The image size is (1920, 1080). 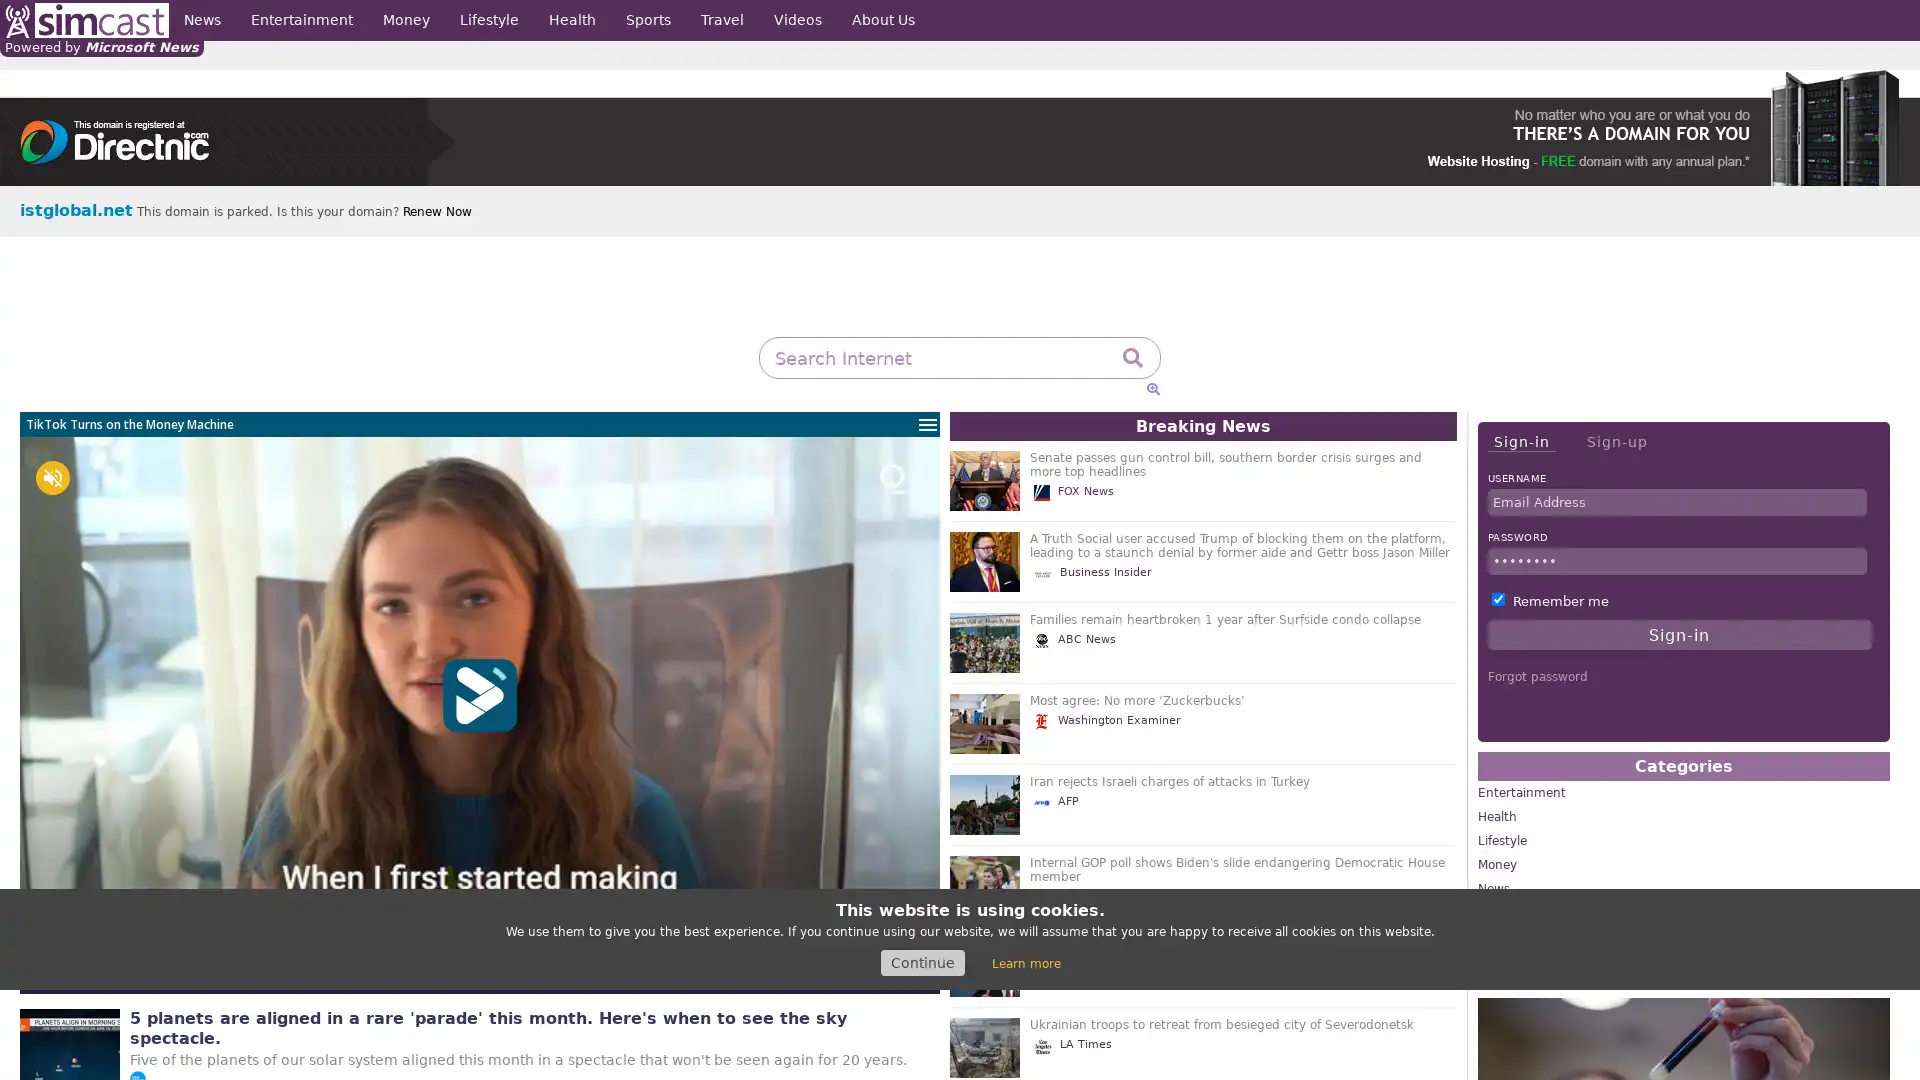 What do you see at coordinates (1520, 441) in the screenshot?
I see `Sign-in` at bounding box center [1520, 441].